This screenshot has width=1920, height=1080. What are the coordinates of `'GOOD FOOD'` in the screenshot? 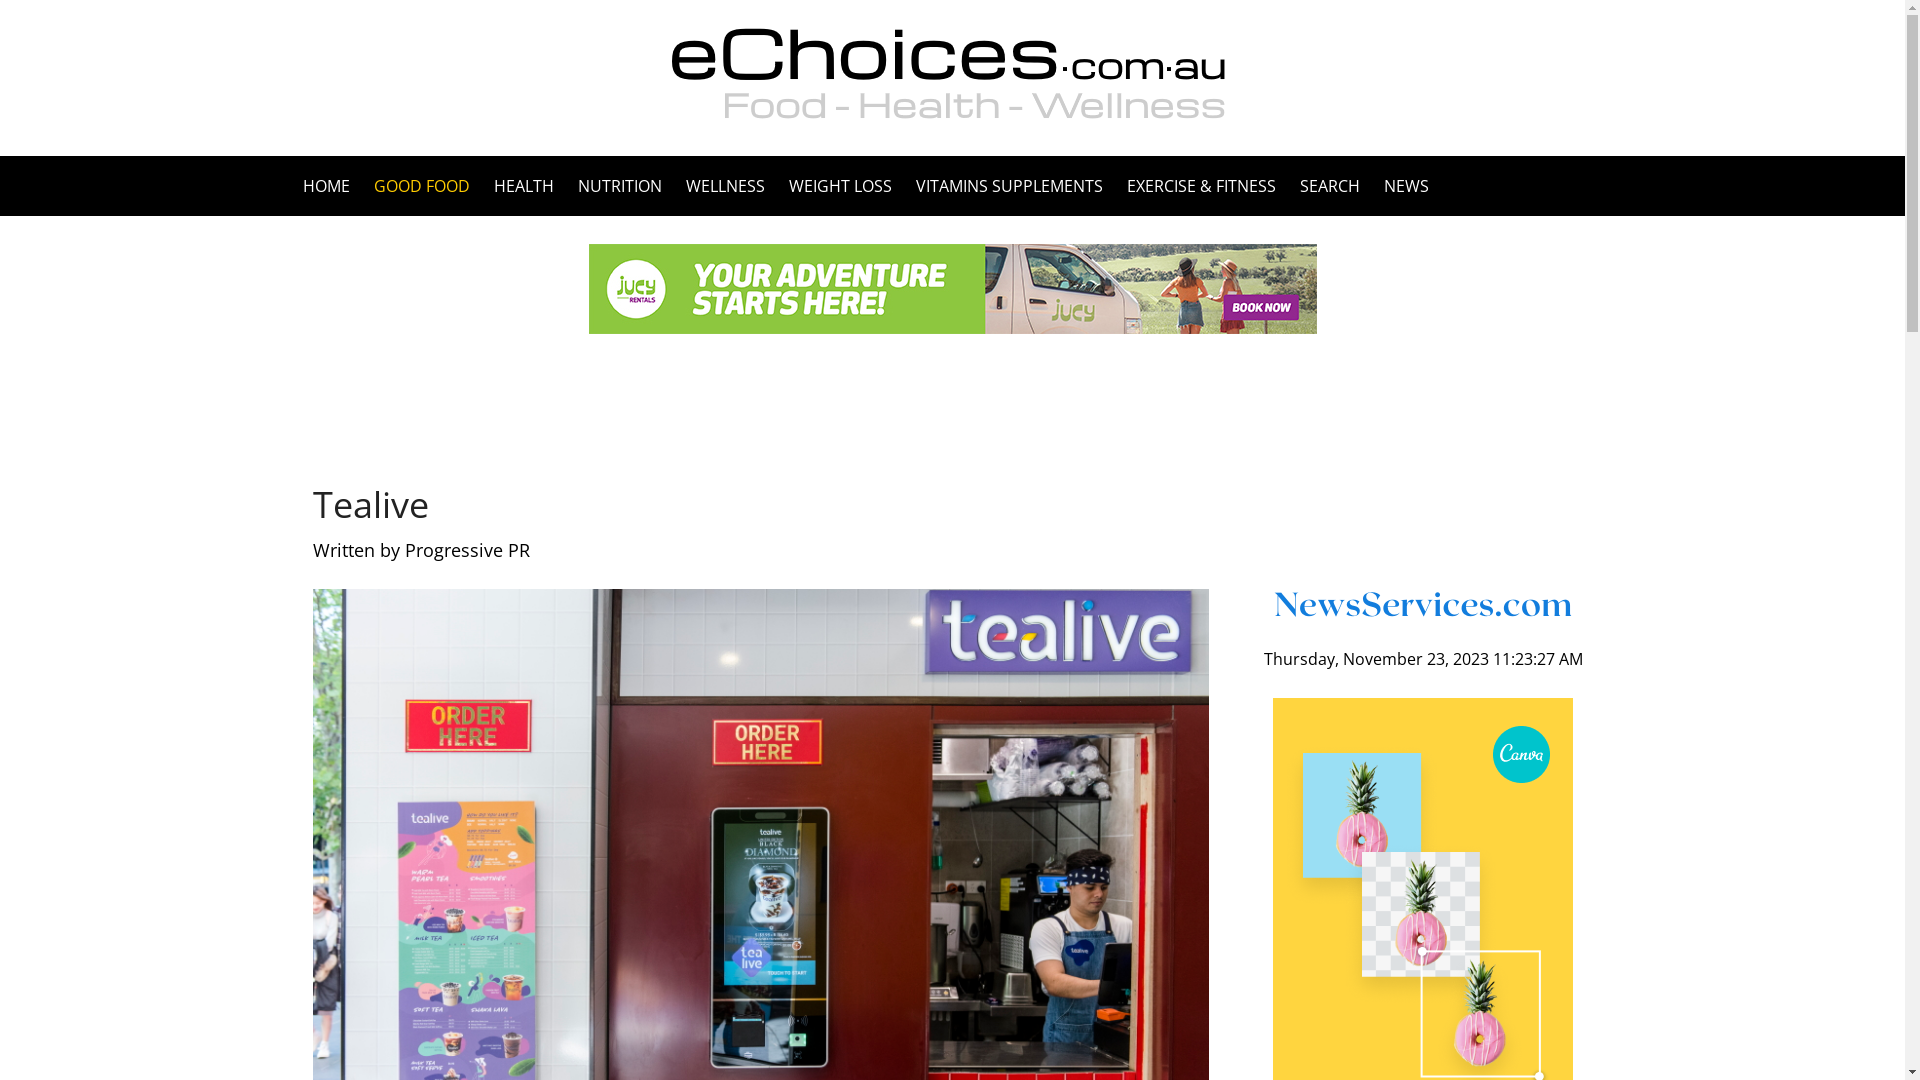 It's located at (421, 185).